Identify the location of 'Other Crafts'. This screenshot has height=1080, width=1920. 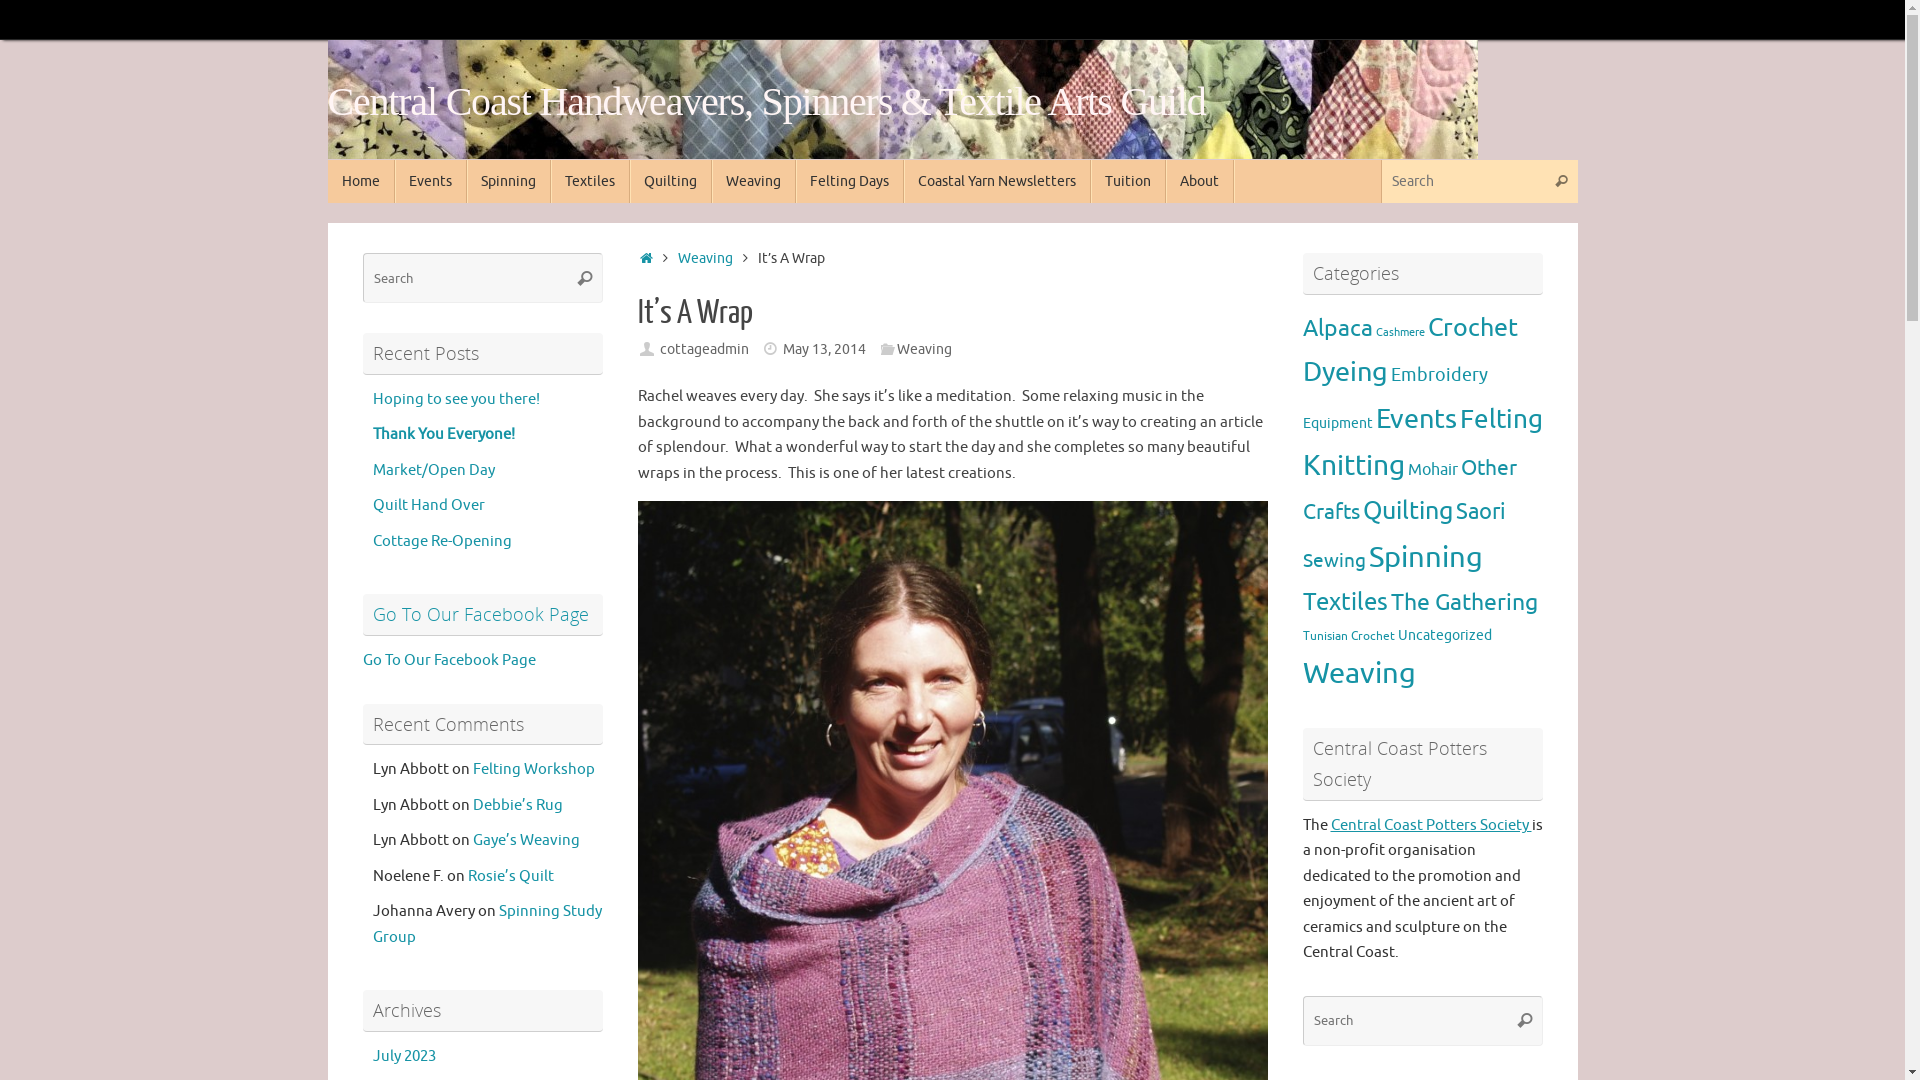
(1408, 489).